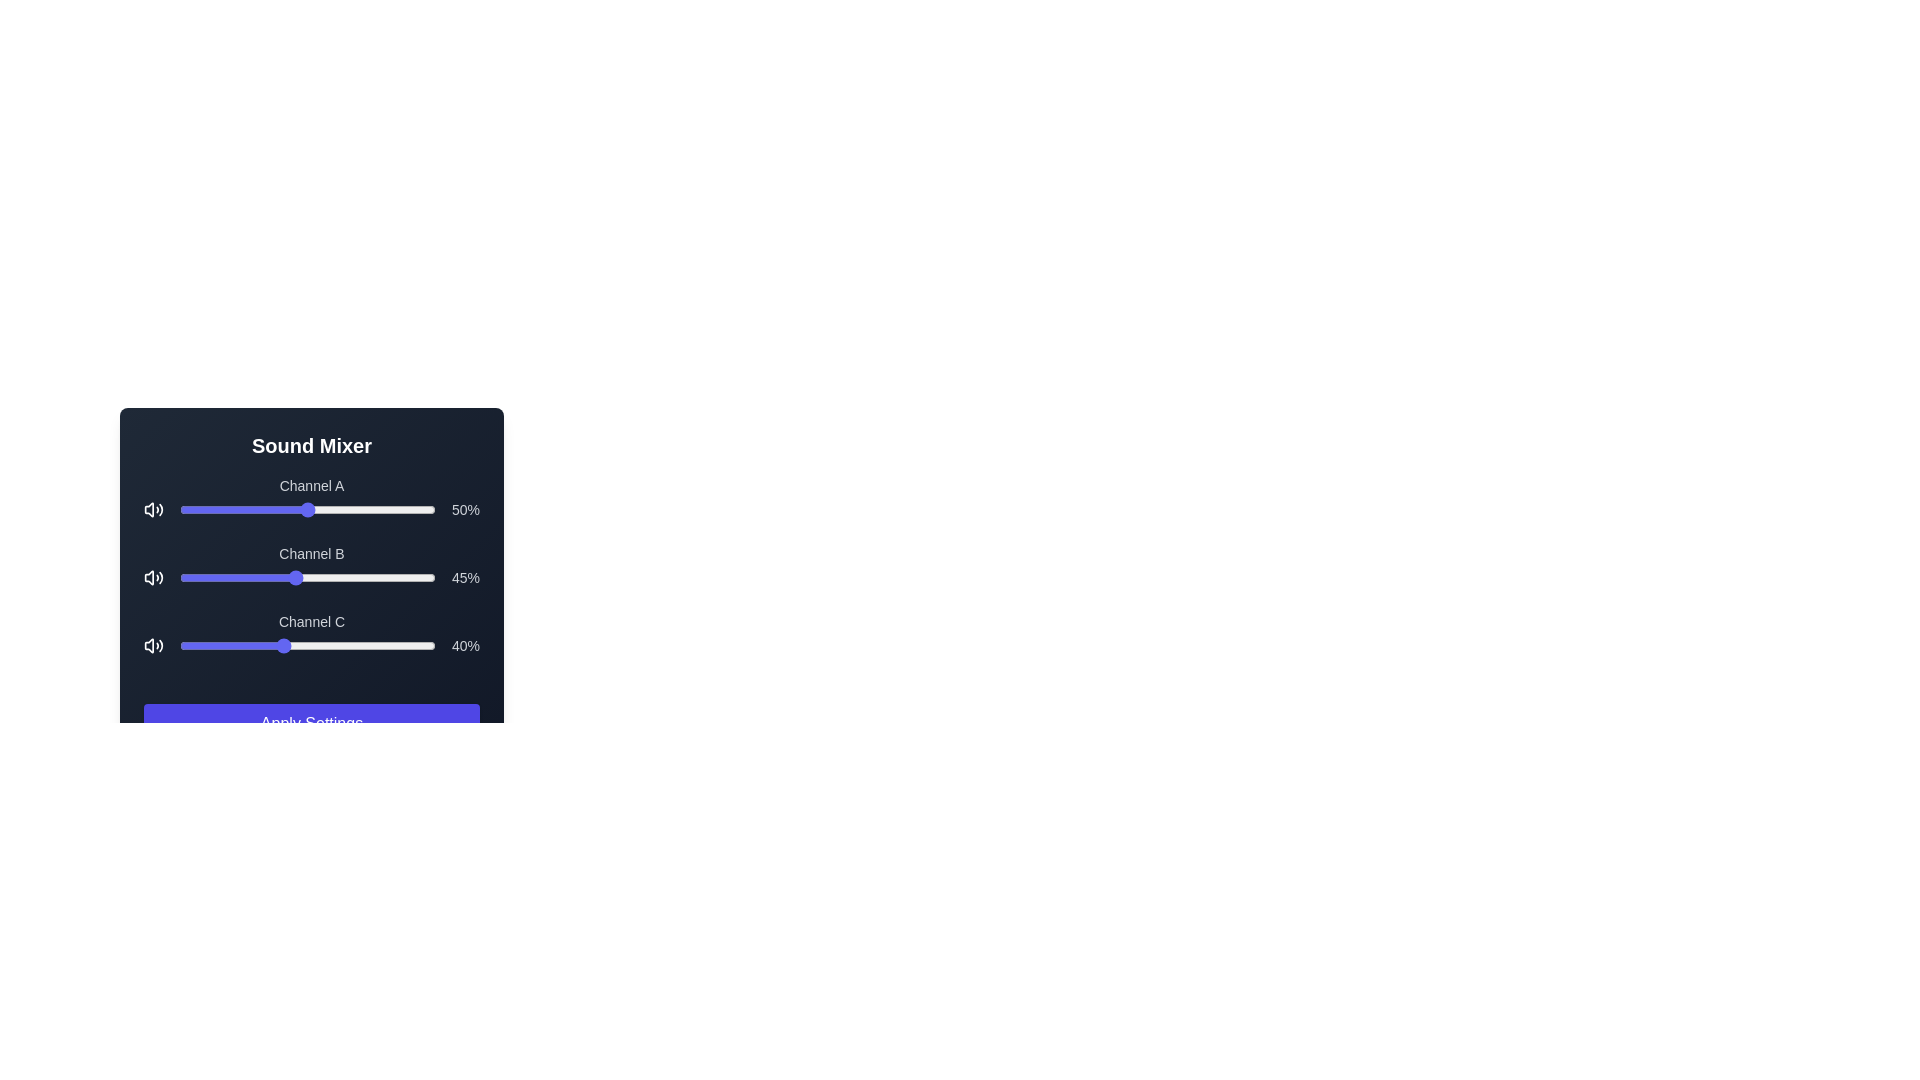  I want to click on the Channel B volume, so click(202, 578).